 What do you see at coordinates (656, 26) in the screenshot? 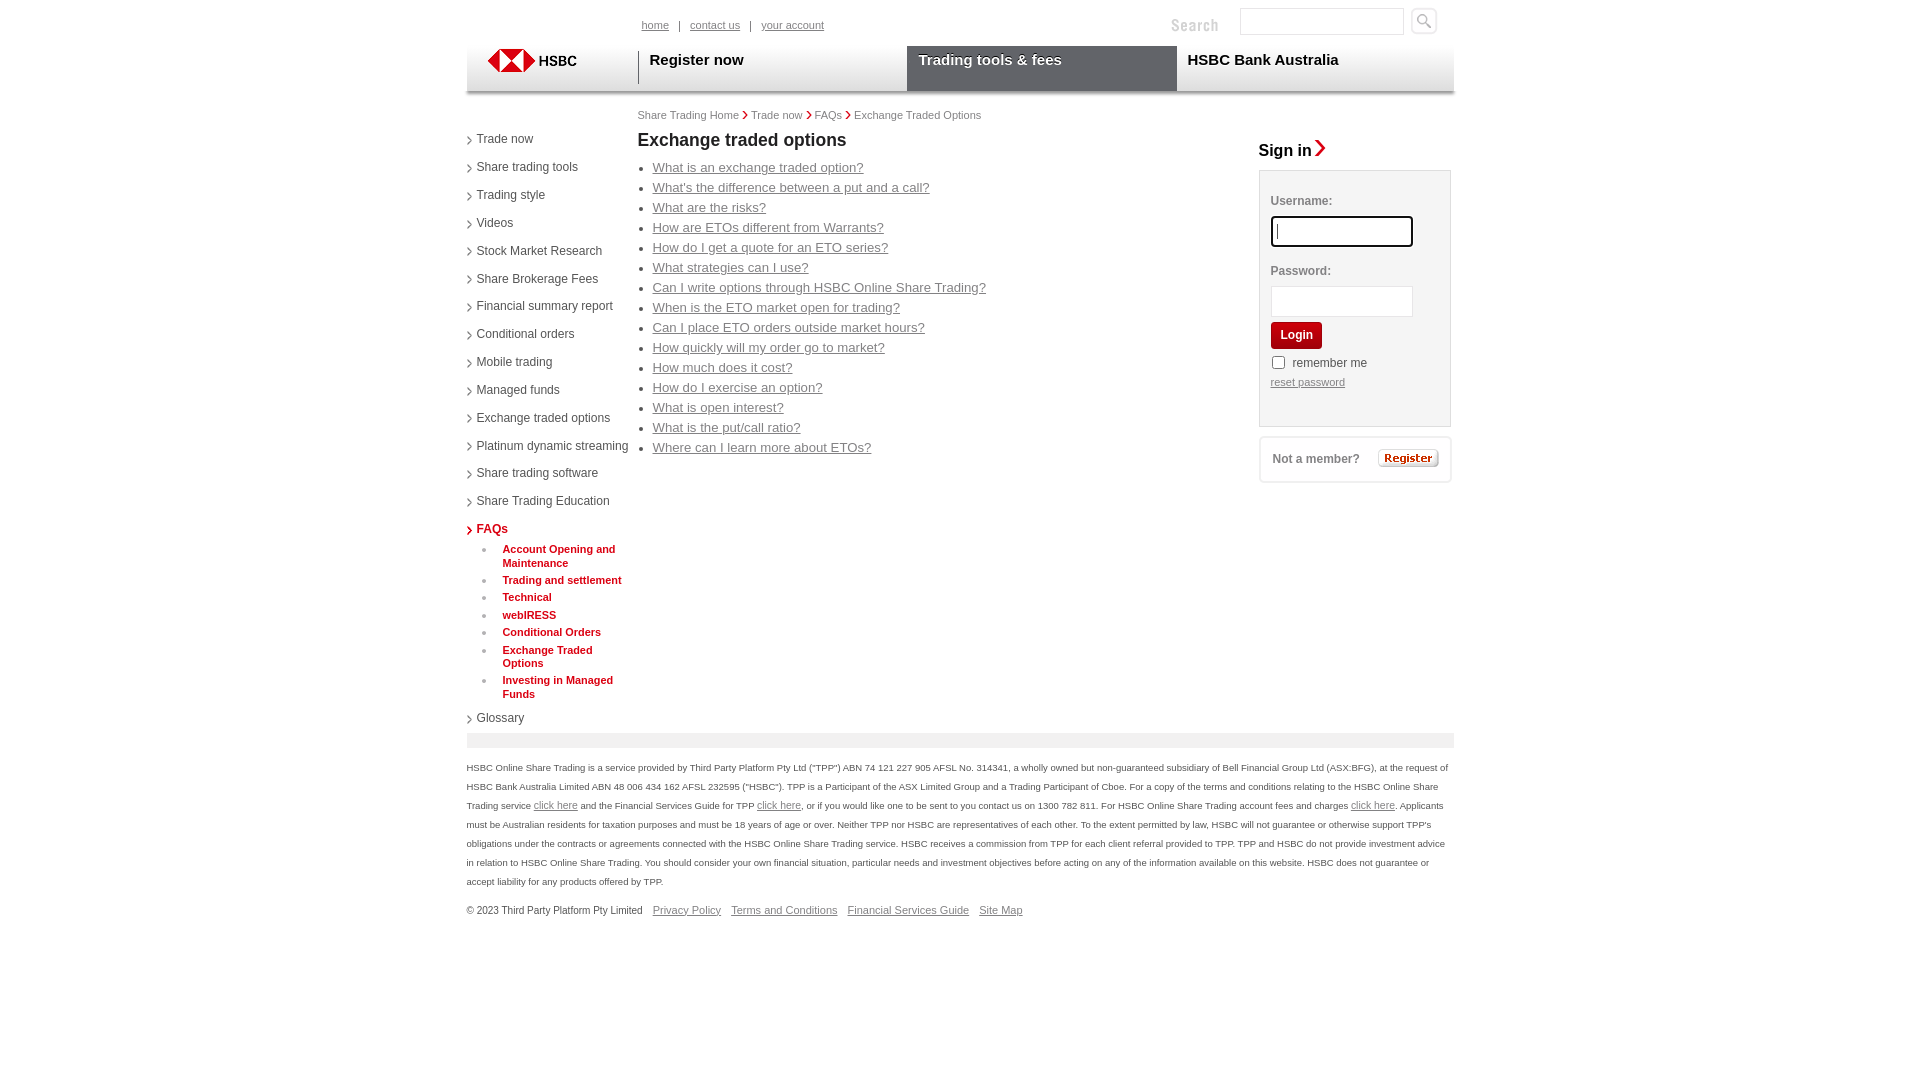
I see `'home'` at bounding box center [656, 26].